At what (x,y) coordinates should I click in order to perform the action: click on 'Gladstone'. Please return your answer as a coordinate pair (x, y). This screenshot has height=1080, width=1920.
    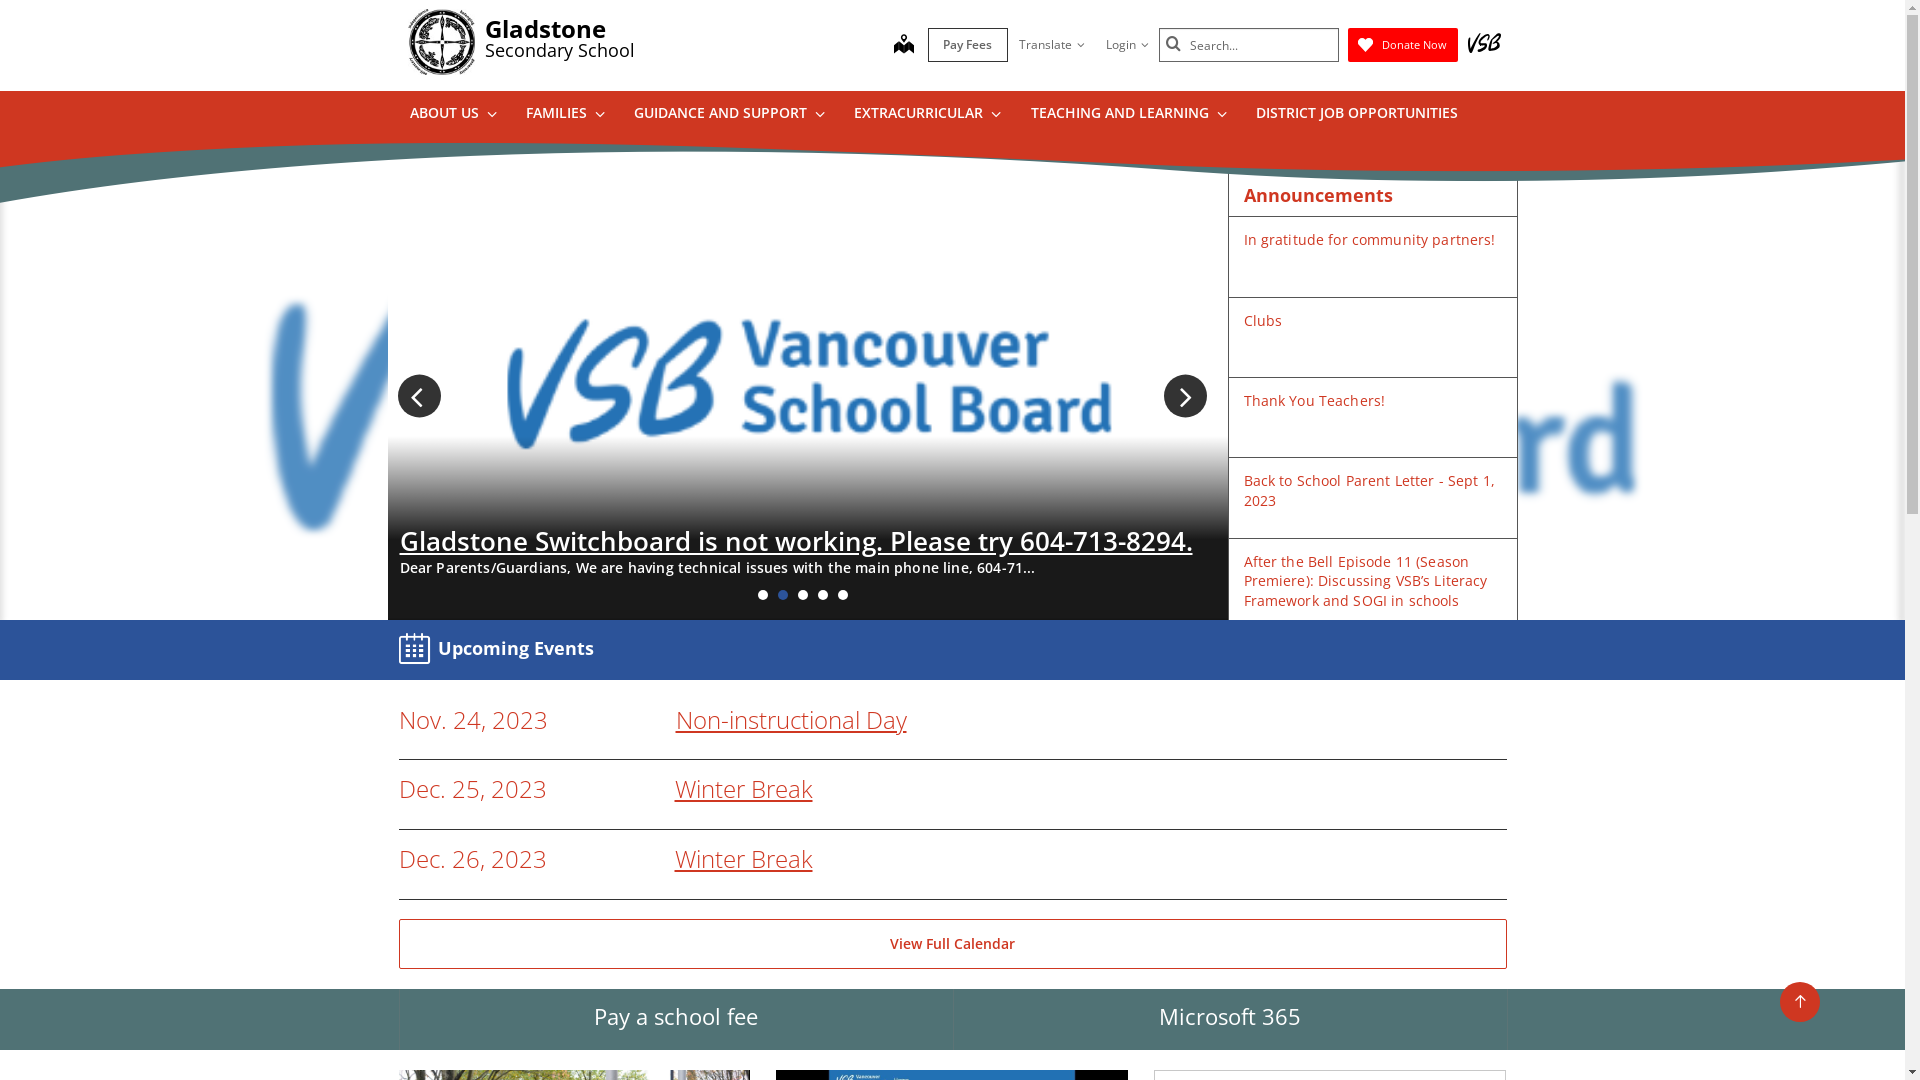
    Looking at the image, I should click on (544, 28).